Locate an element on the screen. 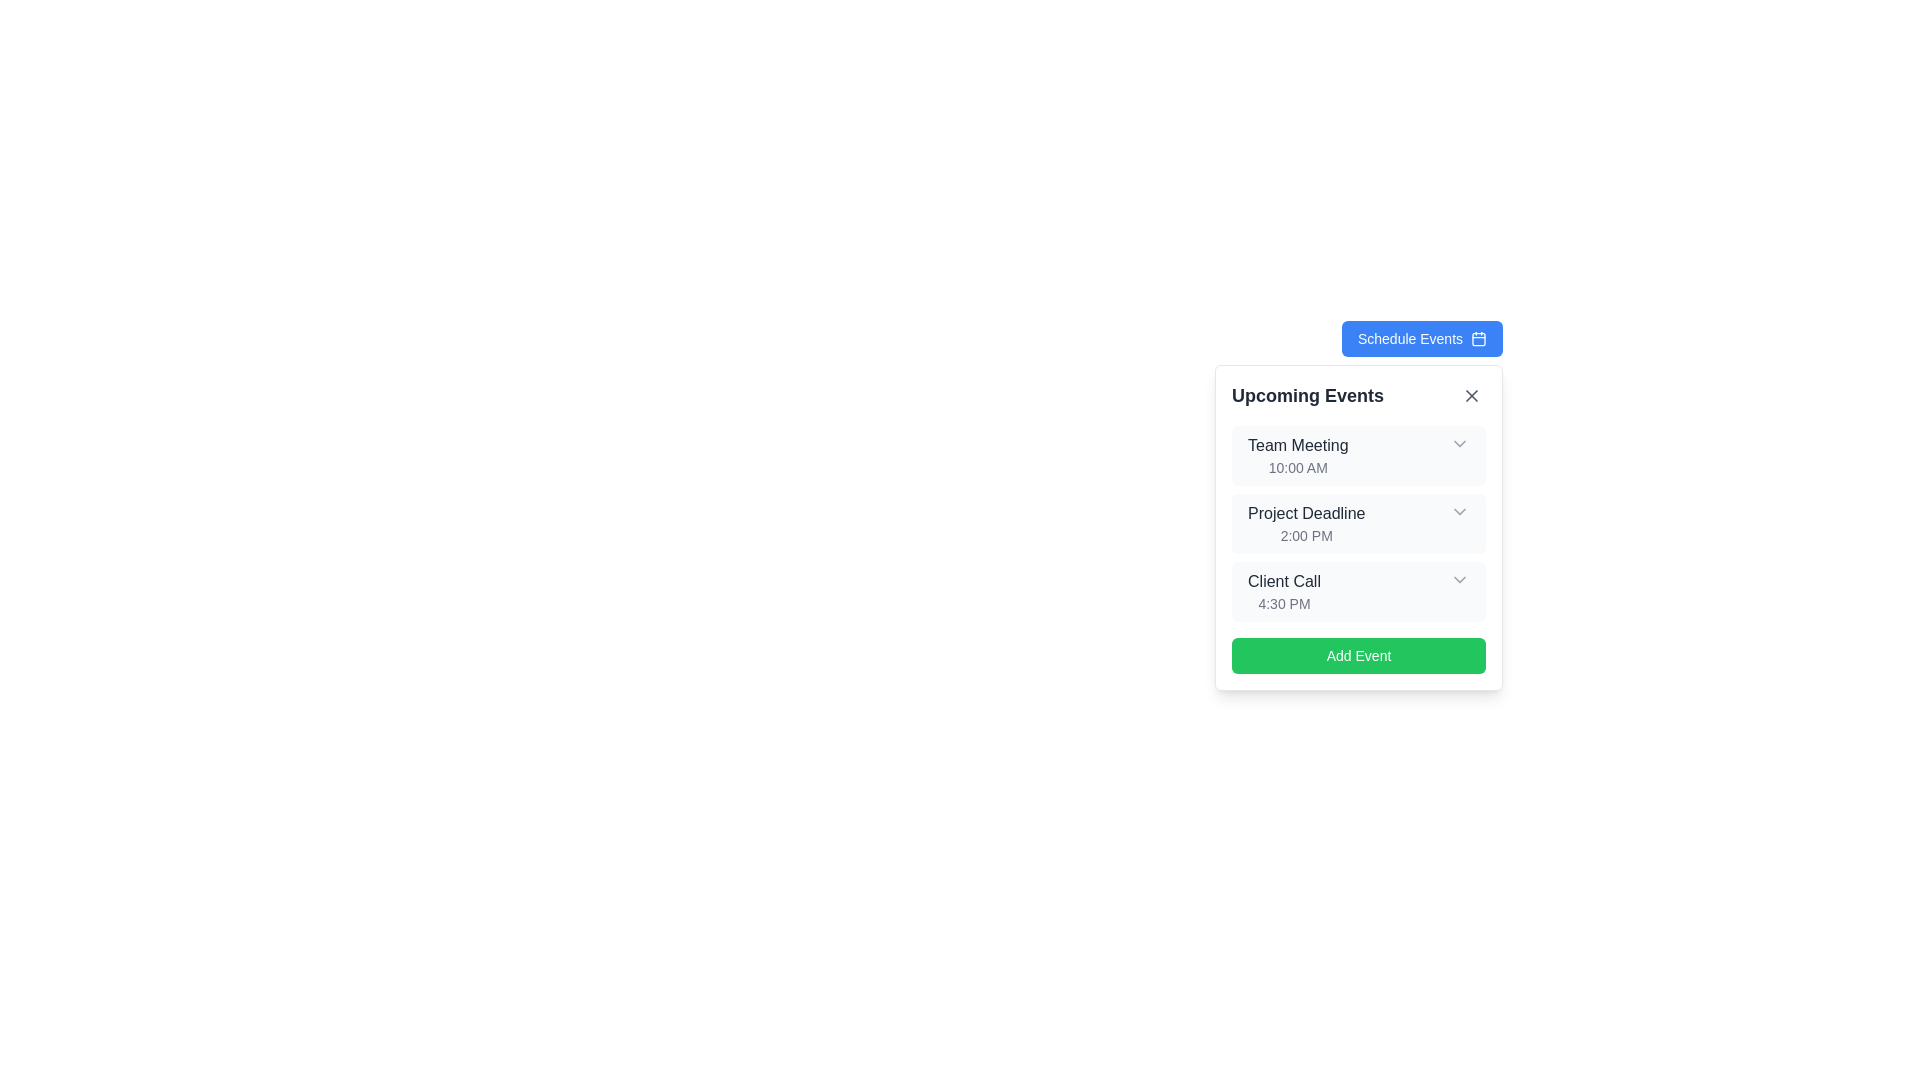  the second interactive chevron icon is located at coordinates (1459, 511).